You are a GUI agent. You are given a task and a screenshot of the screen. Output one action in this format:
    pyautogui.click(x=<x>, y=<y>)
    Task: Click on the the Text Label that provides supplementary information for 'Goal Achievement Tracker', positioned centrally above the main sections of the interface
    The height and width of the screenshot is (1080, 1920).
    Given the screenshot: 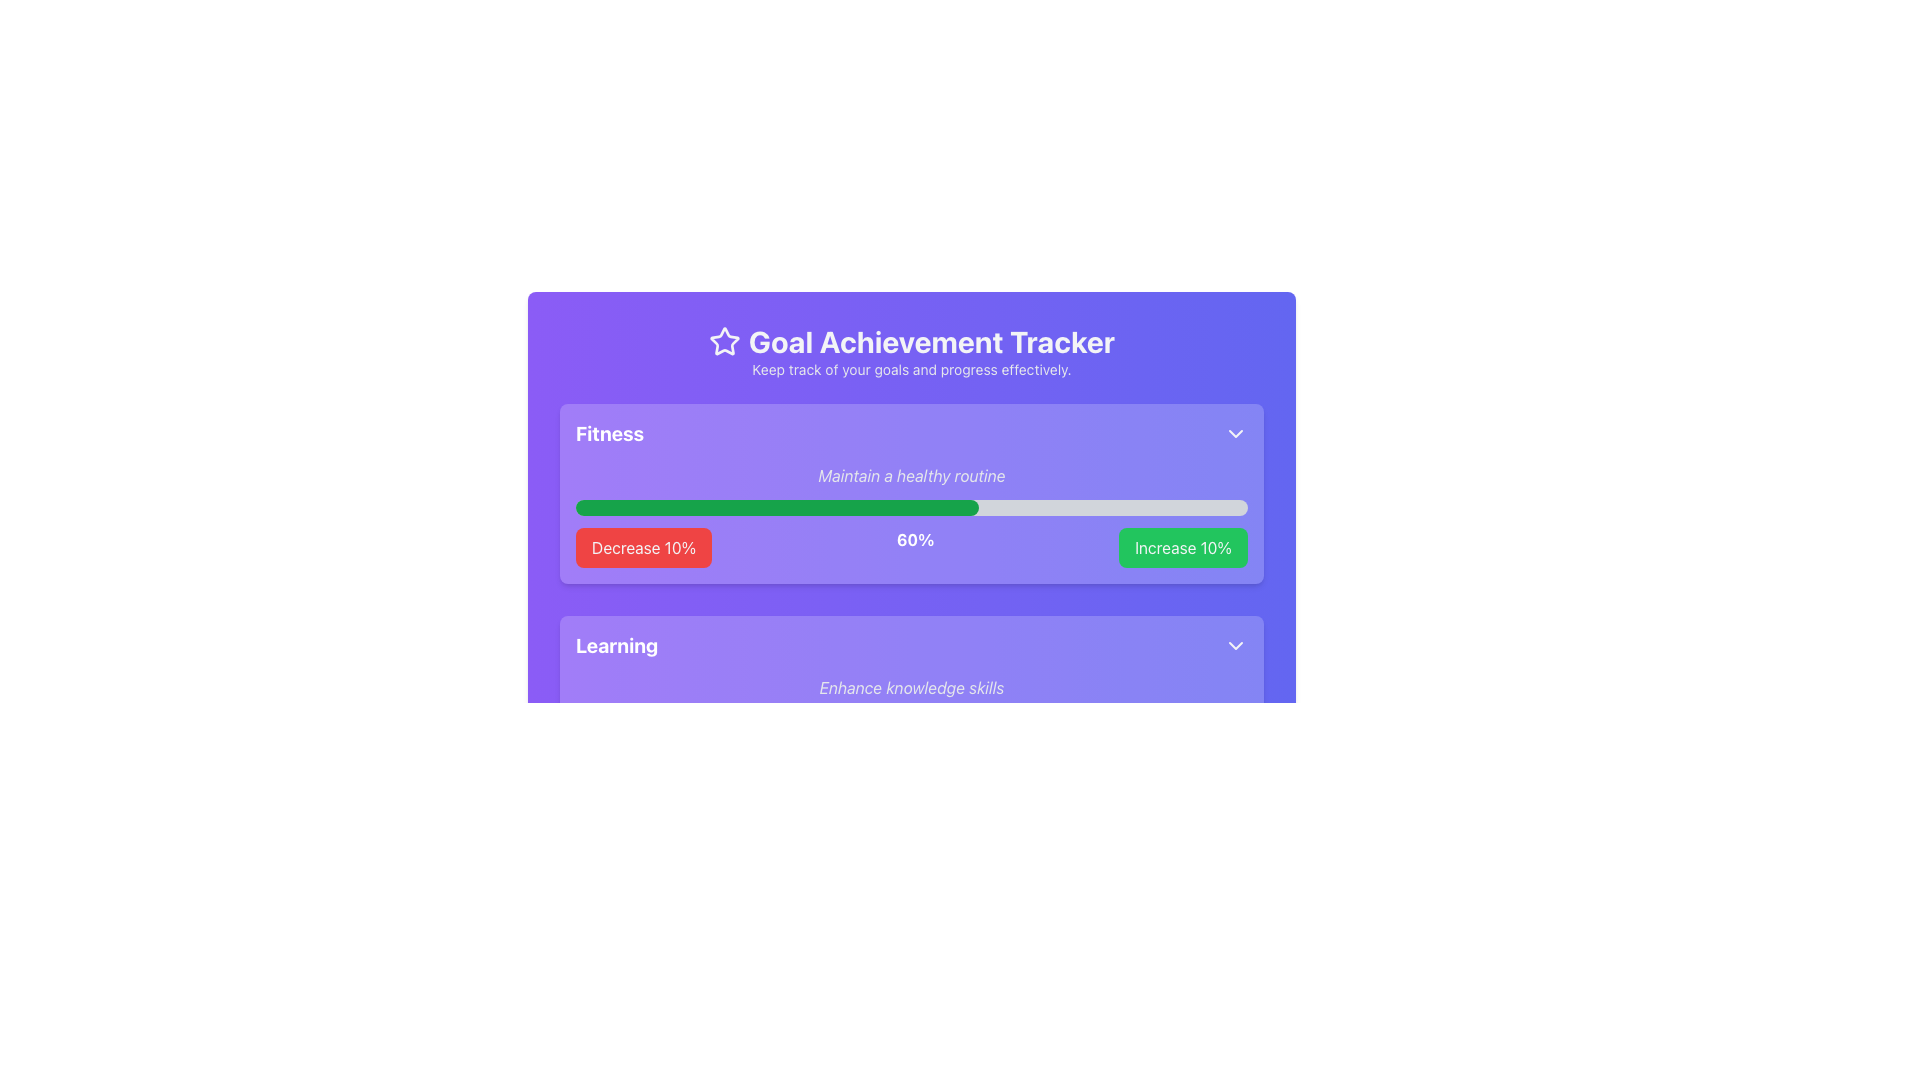 What is the action you would take?
    pyautogui.click(x=911, y=370)
    